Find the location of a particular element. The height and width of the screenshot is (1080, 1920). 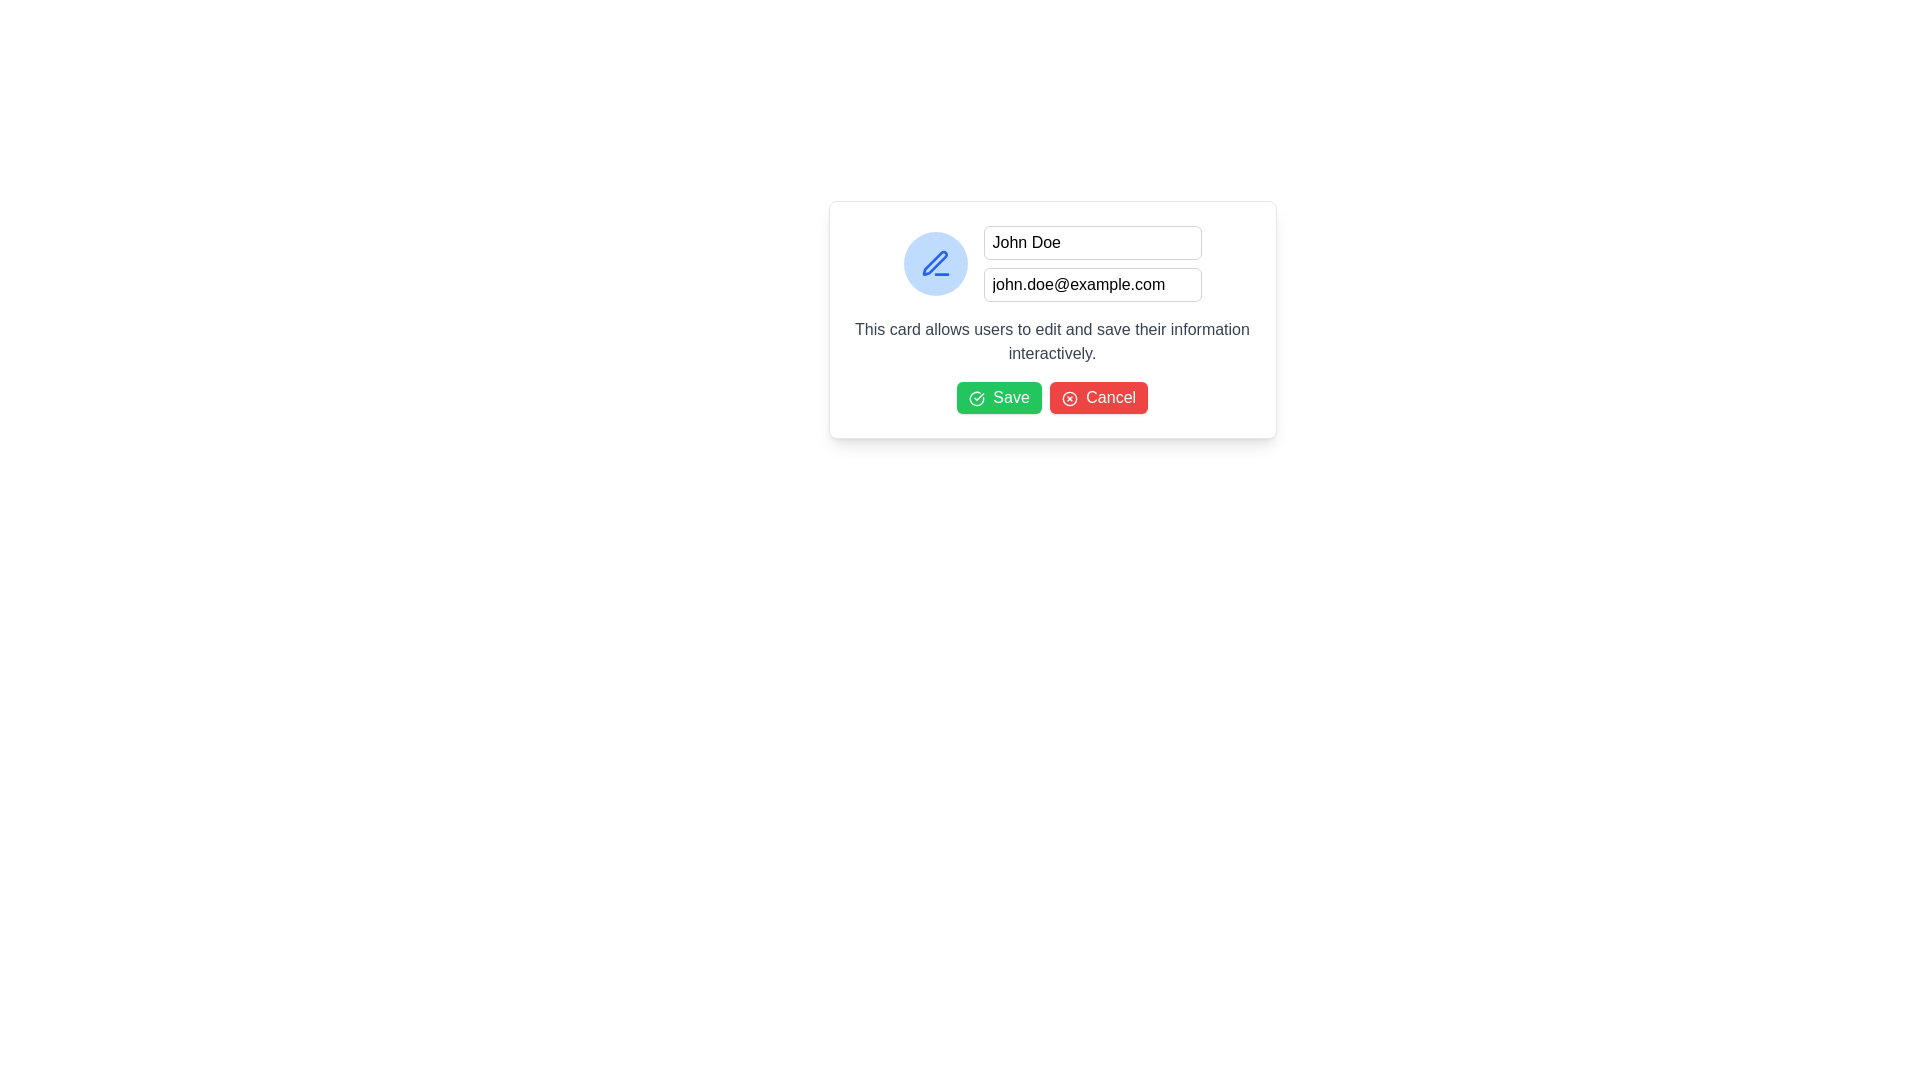

the checked circle SVG icon located to the left of the 'Save' text within the green button at the lower part of the modal interface is located at coordinates (976, 398).